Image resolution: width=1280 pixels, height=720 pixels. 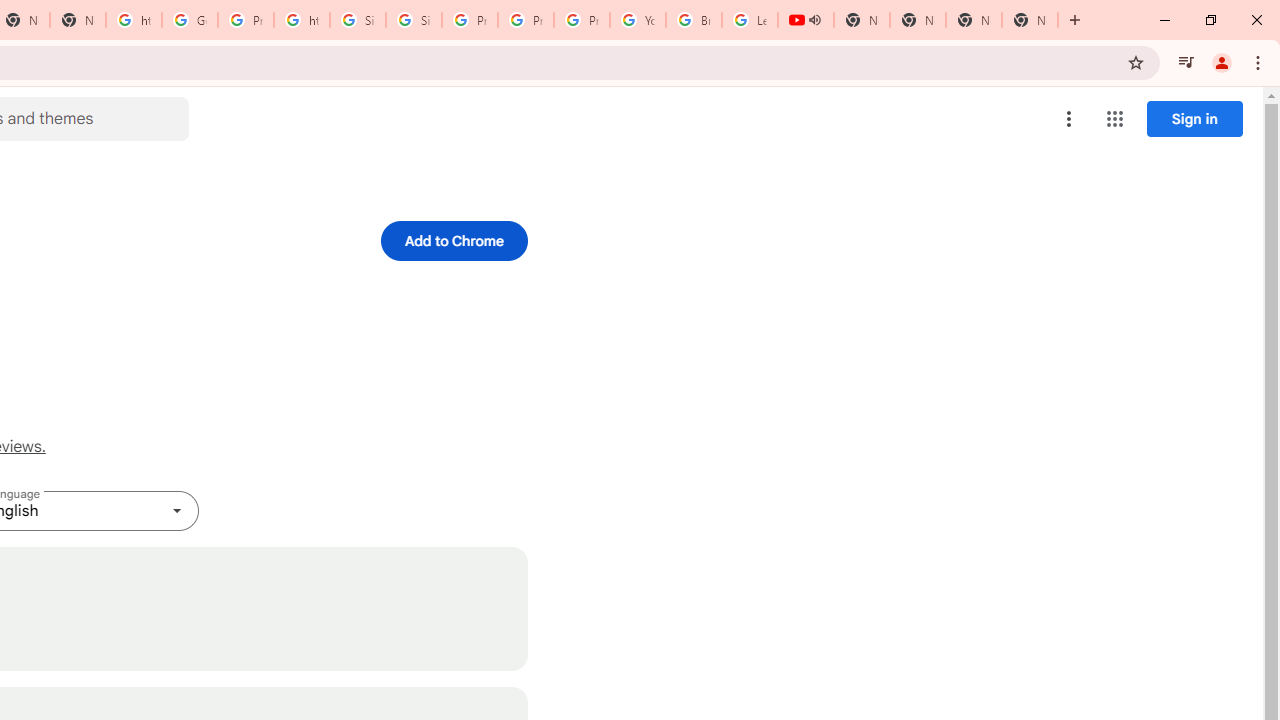 What do you see at coordinates (974, 20) in the screenshot?
I see `'New Tab'` at bounding box center [974, 20].